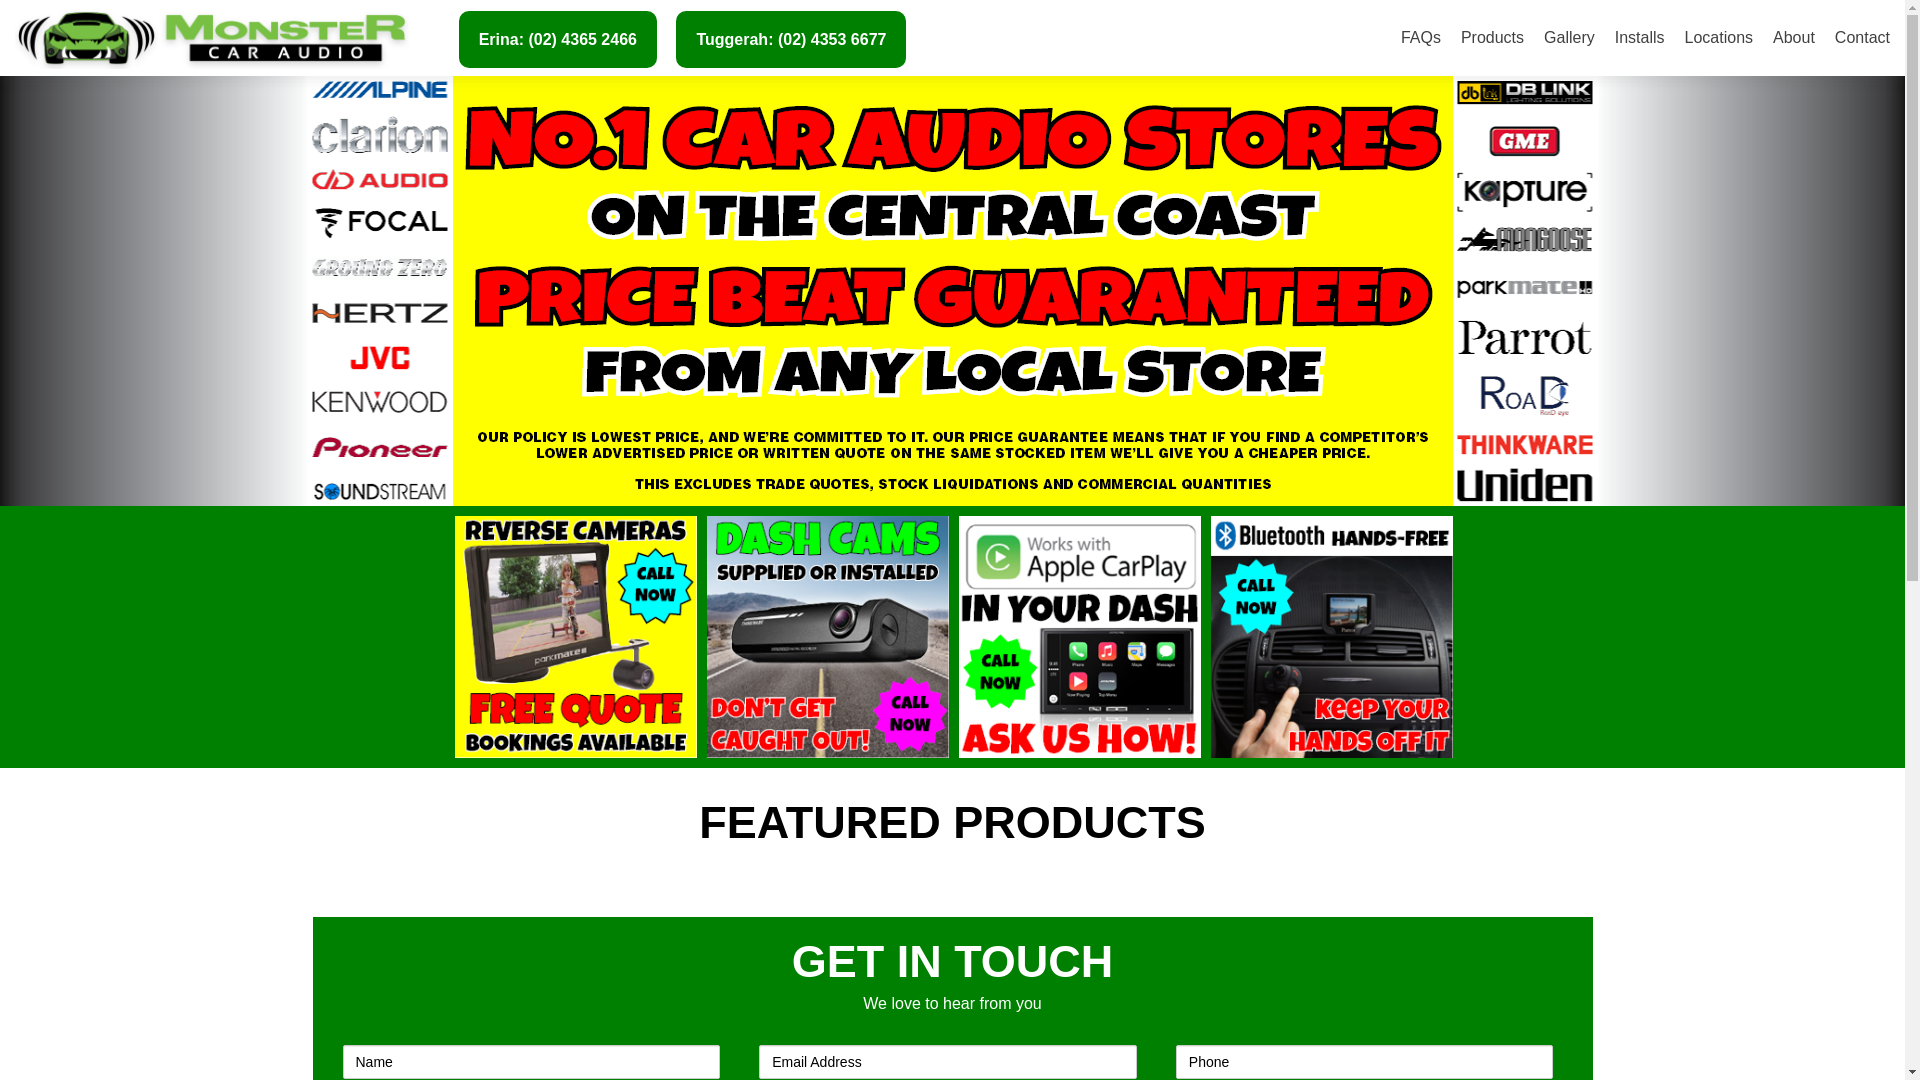  I want to click on 'FAQs', so click(1419, 37).